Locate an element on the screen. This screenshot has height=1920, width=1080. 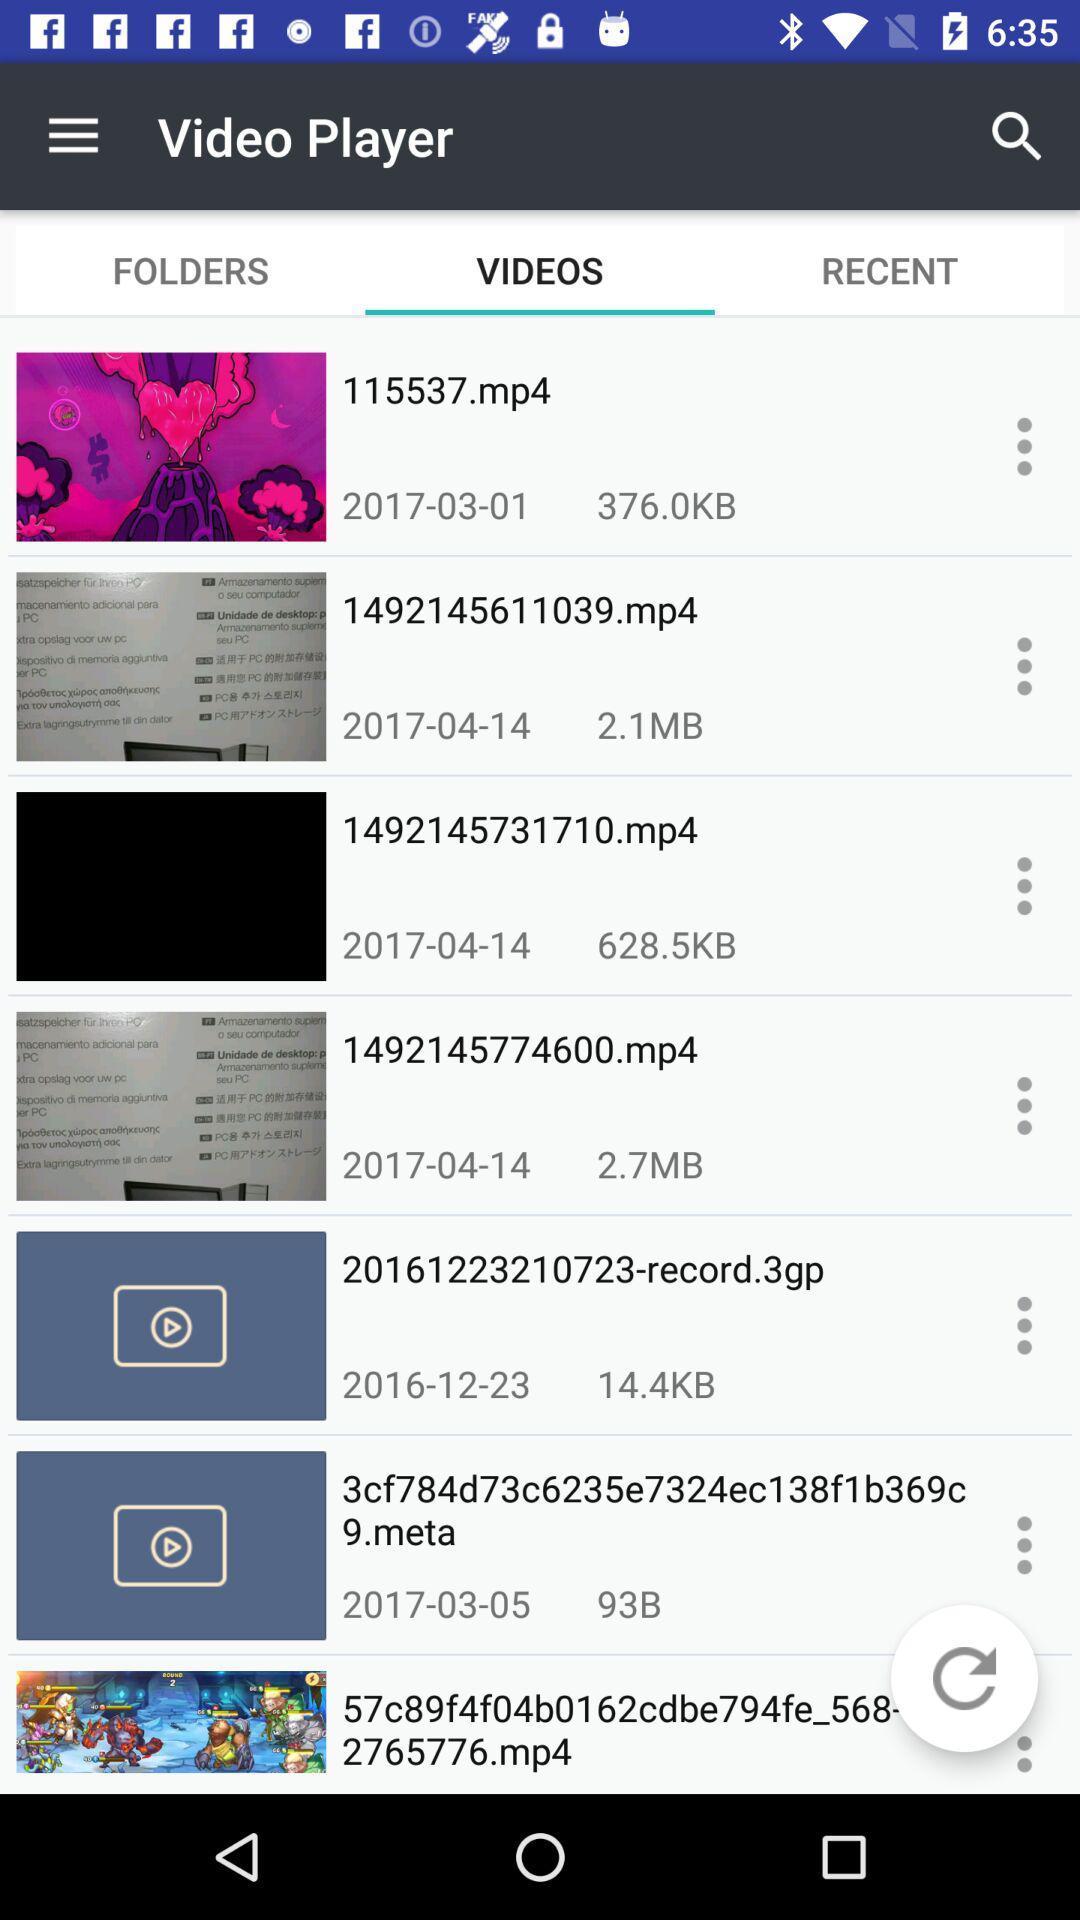
the icon below the 115537.mp4 icon is located at coordinates (667, 504).